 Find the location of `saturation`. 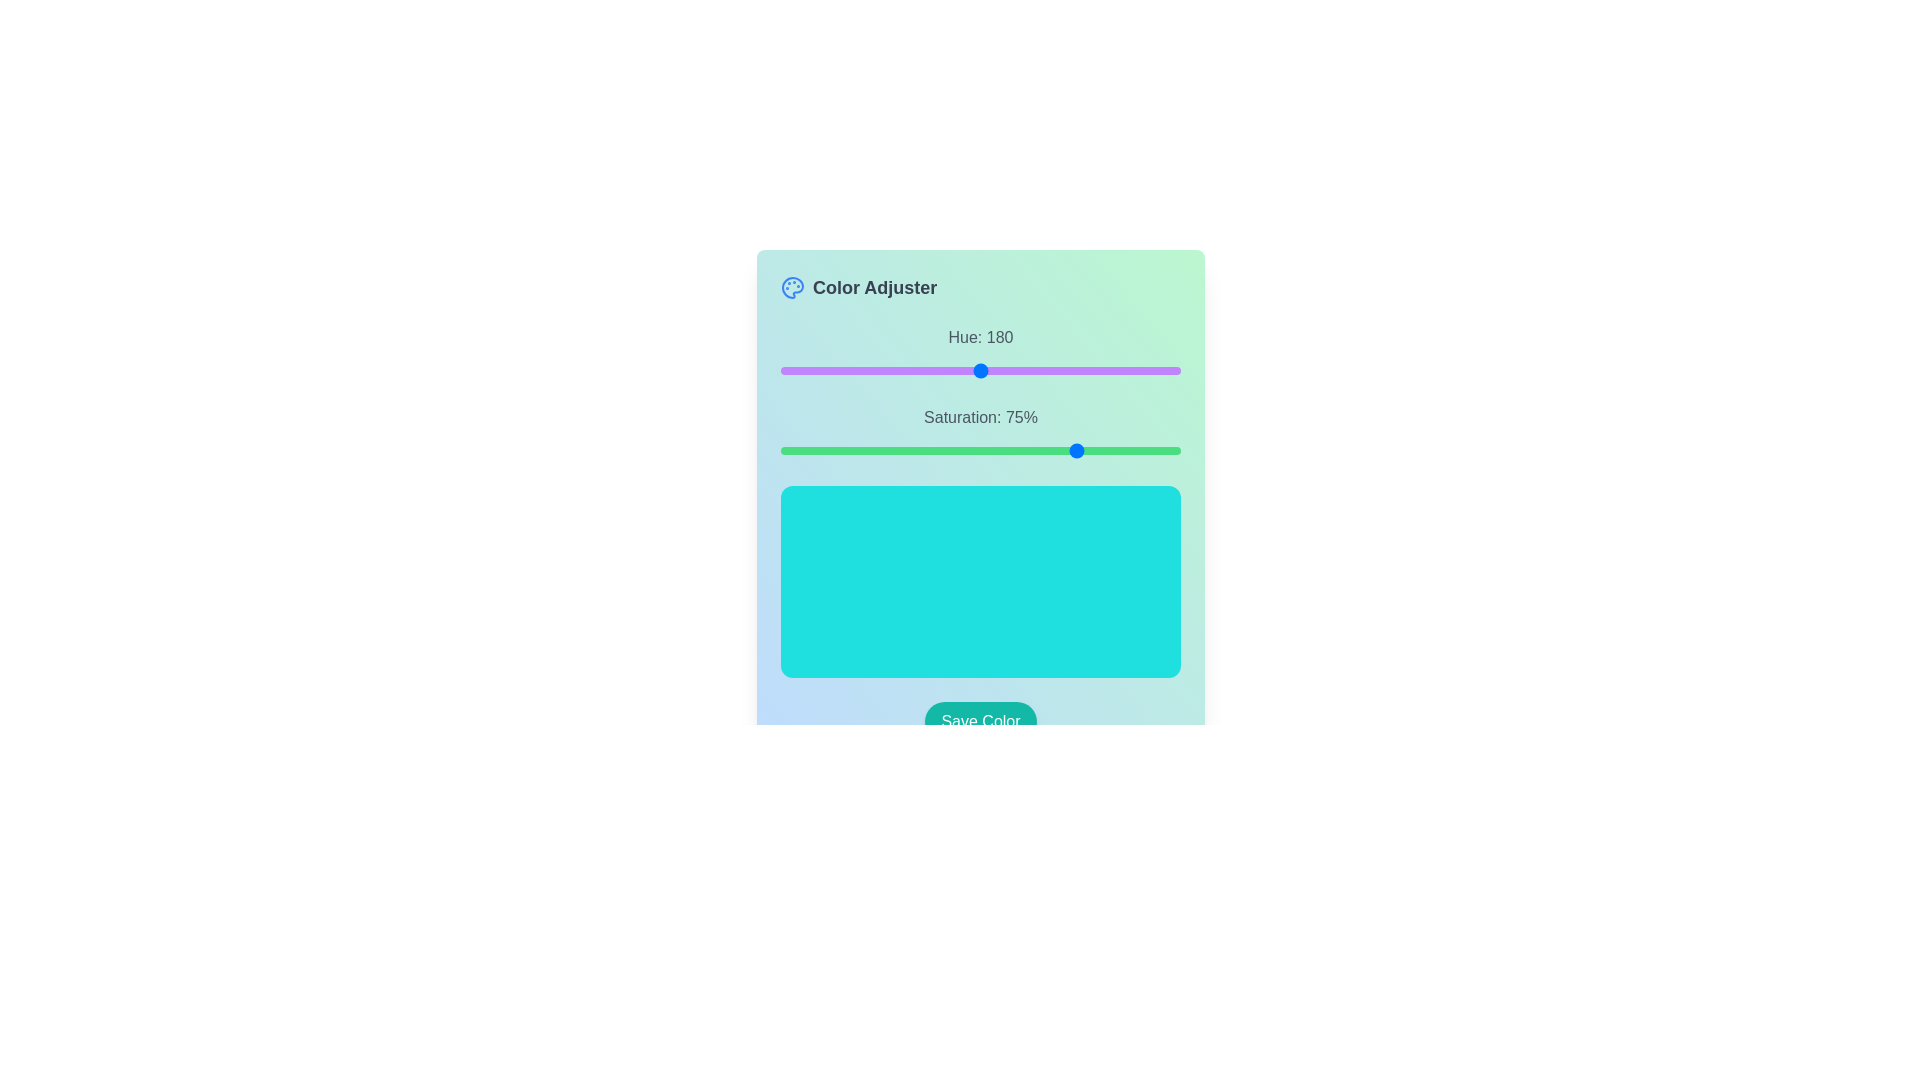

saturation is located at coordinates (1176, 451).